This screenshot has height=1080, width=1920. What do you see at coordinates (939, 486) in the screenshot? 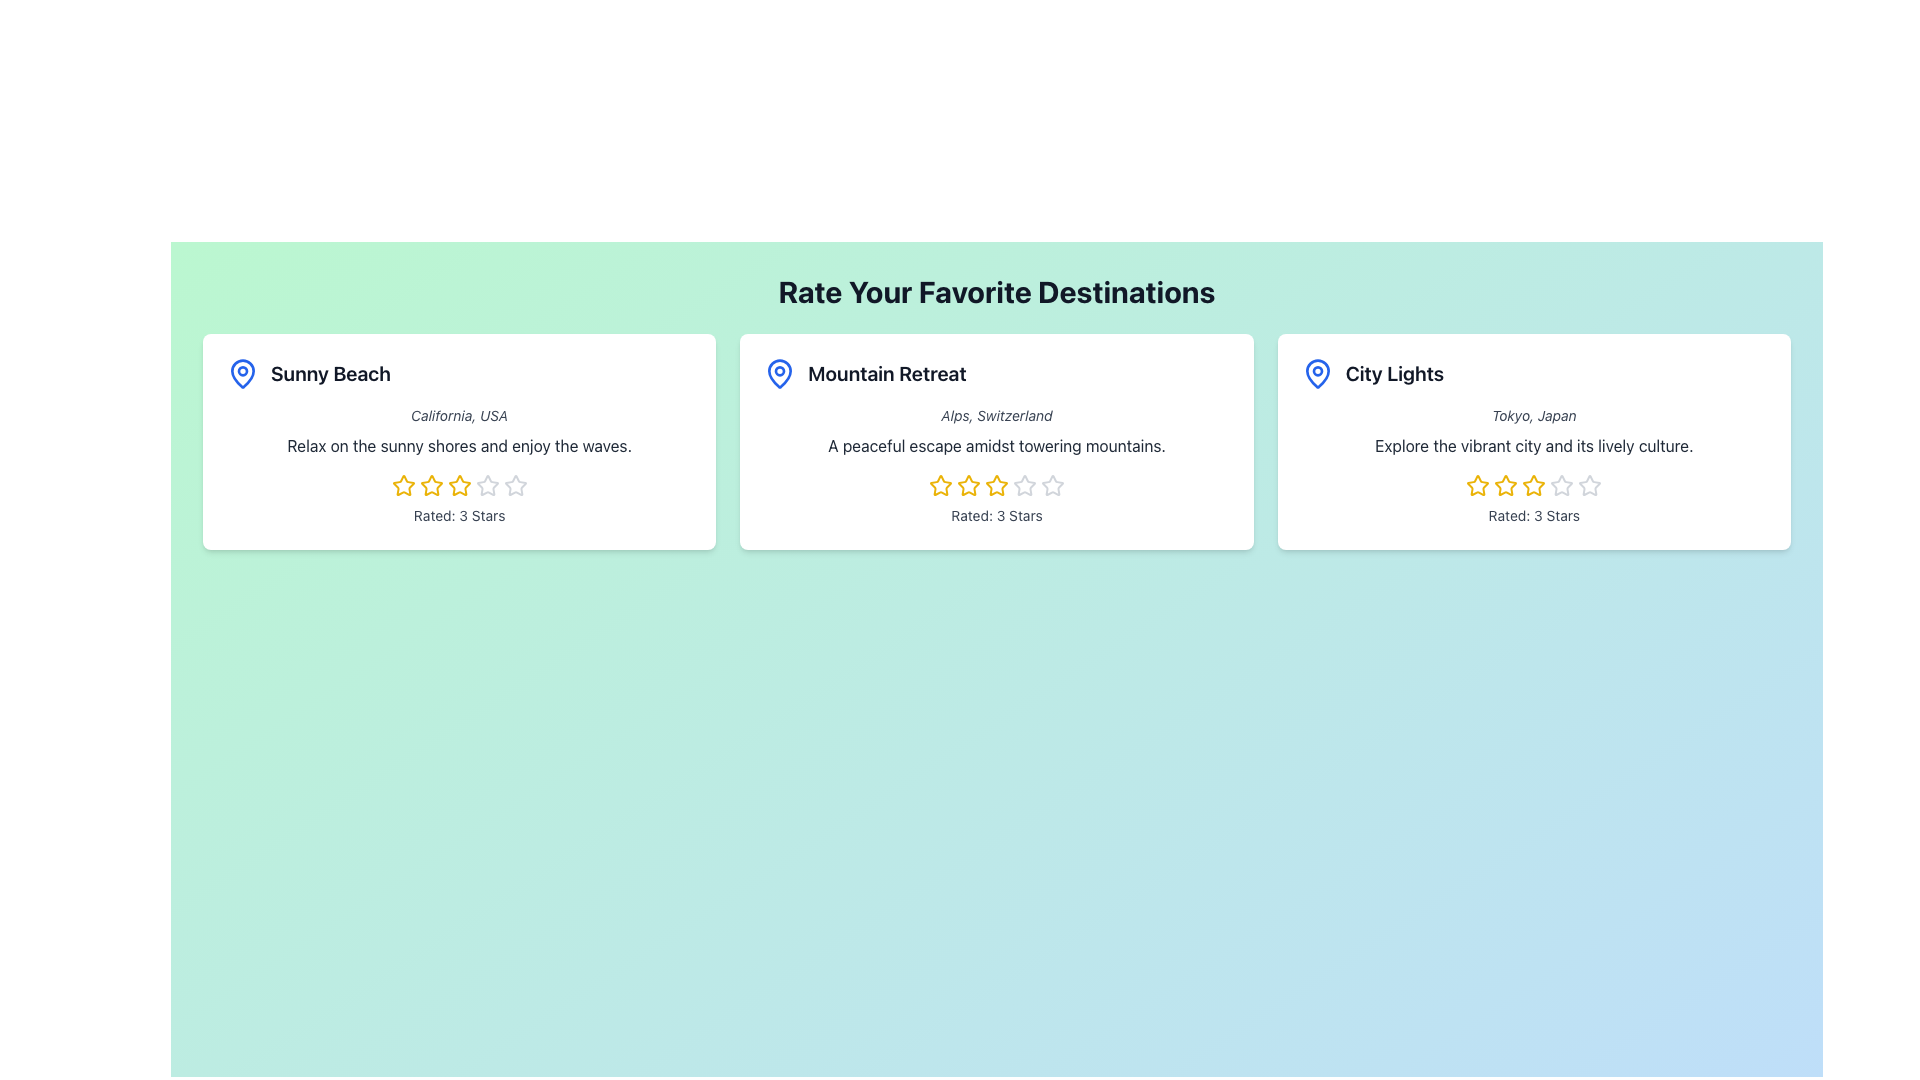
I see `the second rating star icon in the rating system of the 'Mountain Retreat' card` at bounding box center [939, 486].